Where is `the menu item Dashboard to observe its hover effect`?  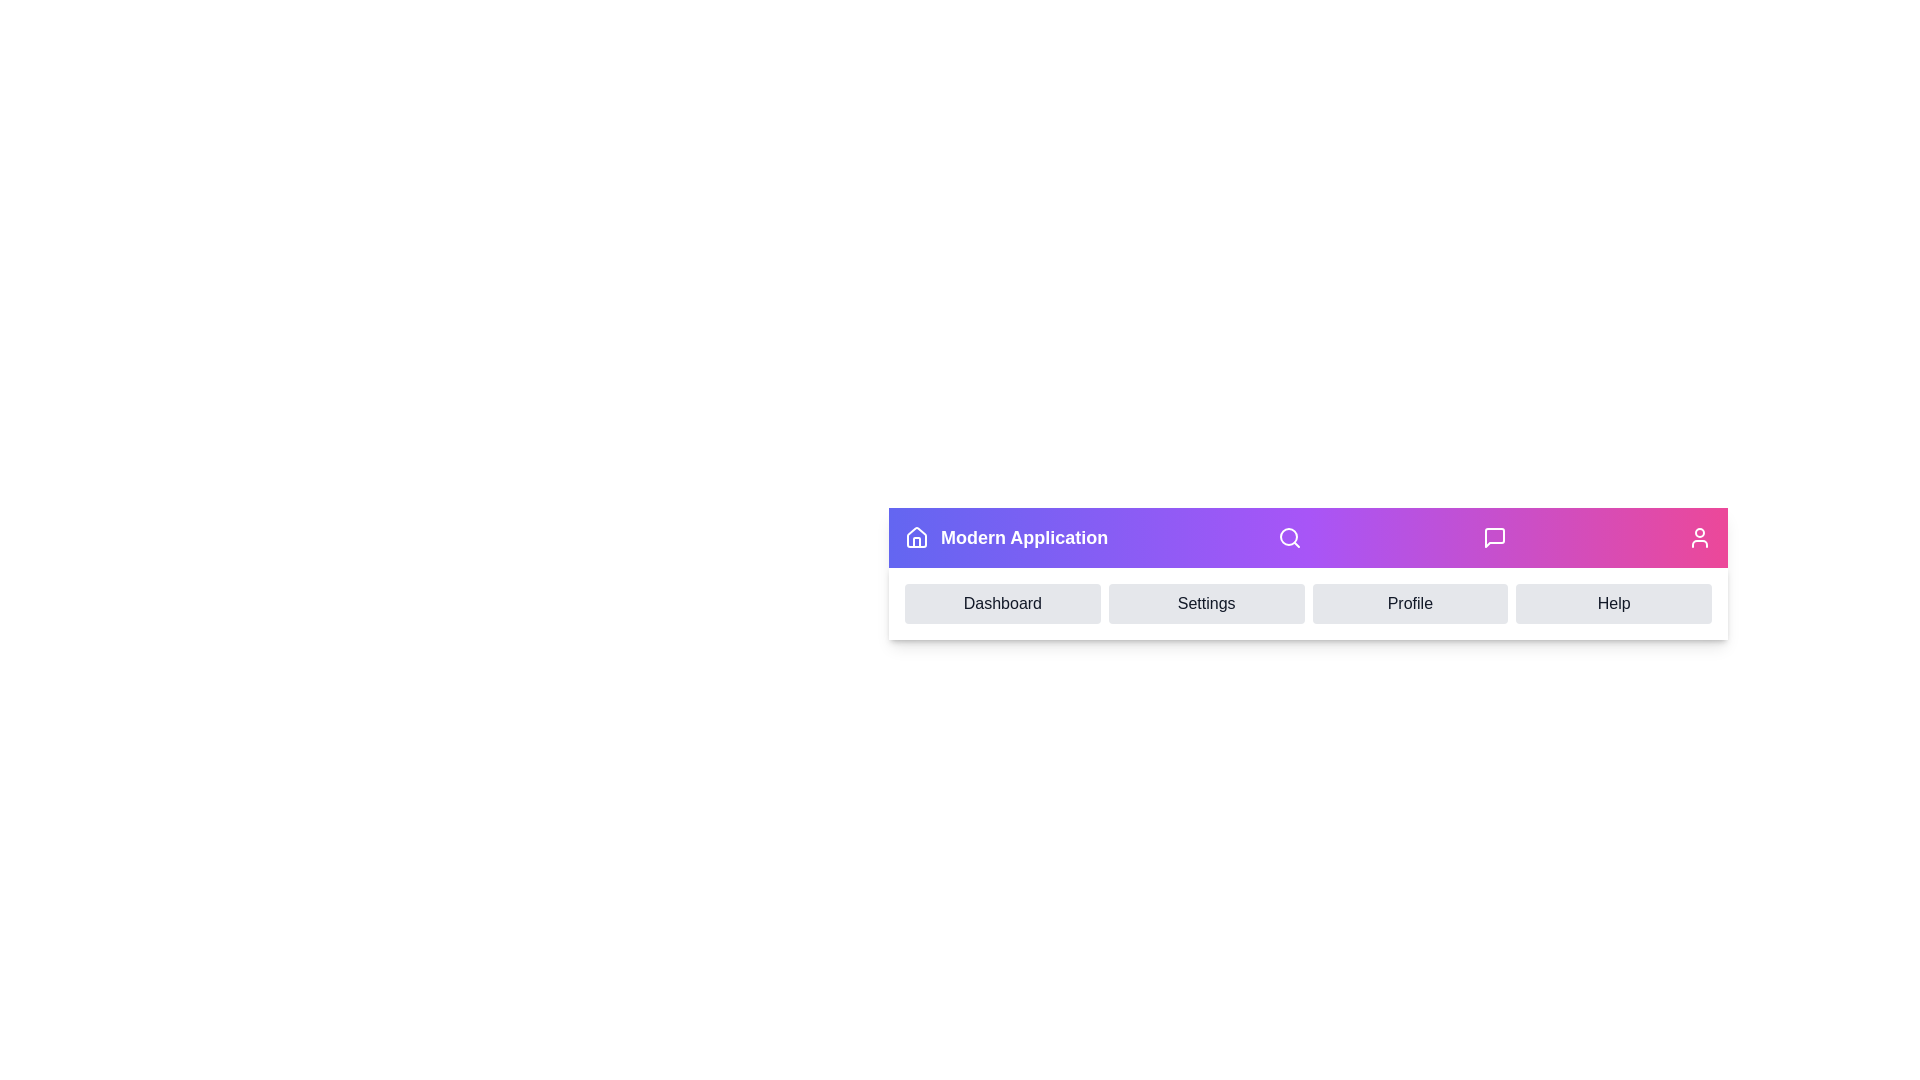
the menu item Dashboard to observe its hover effect is located at coordinates (1002, 603).